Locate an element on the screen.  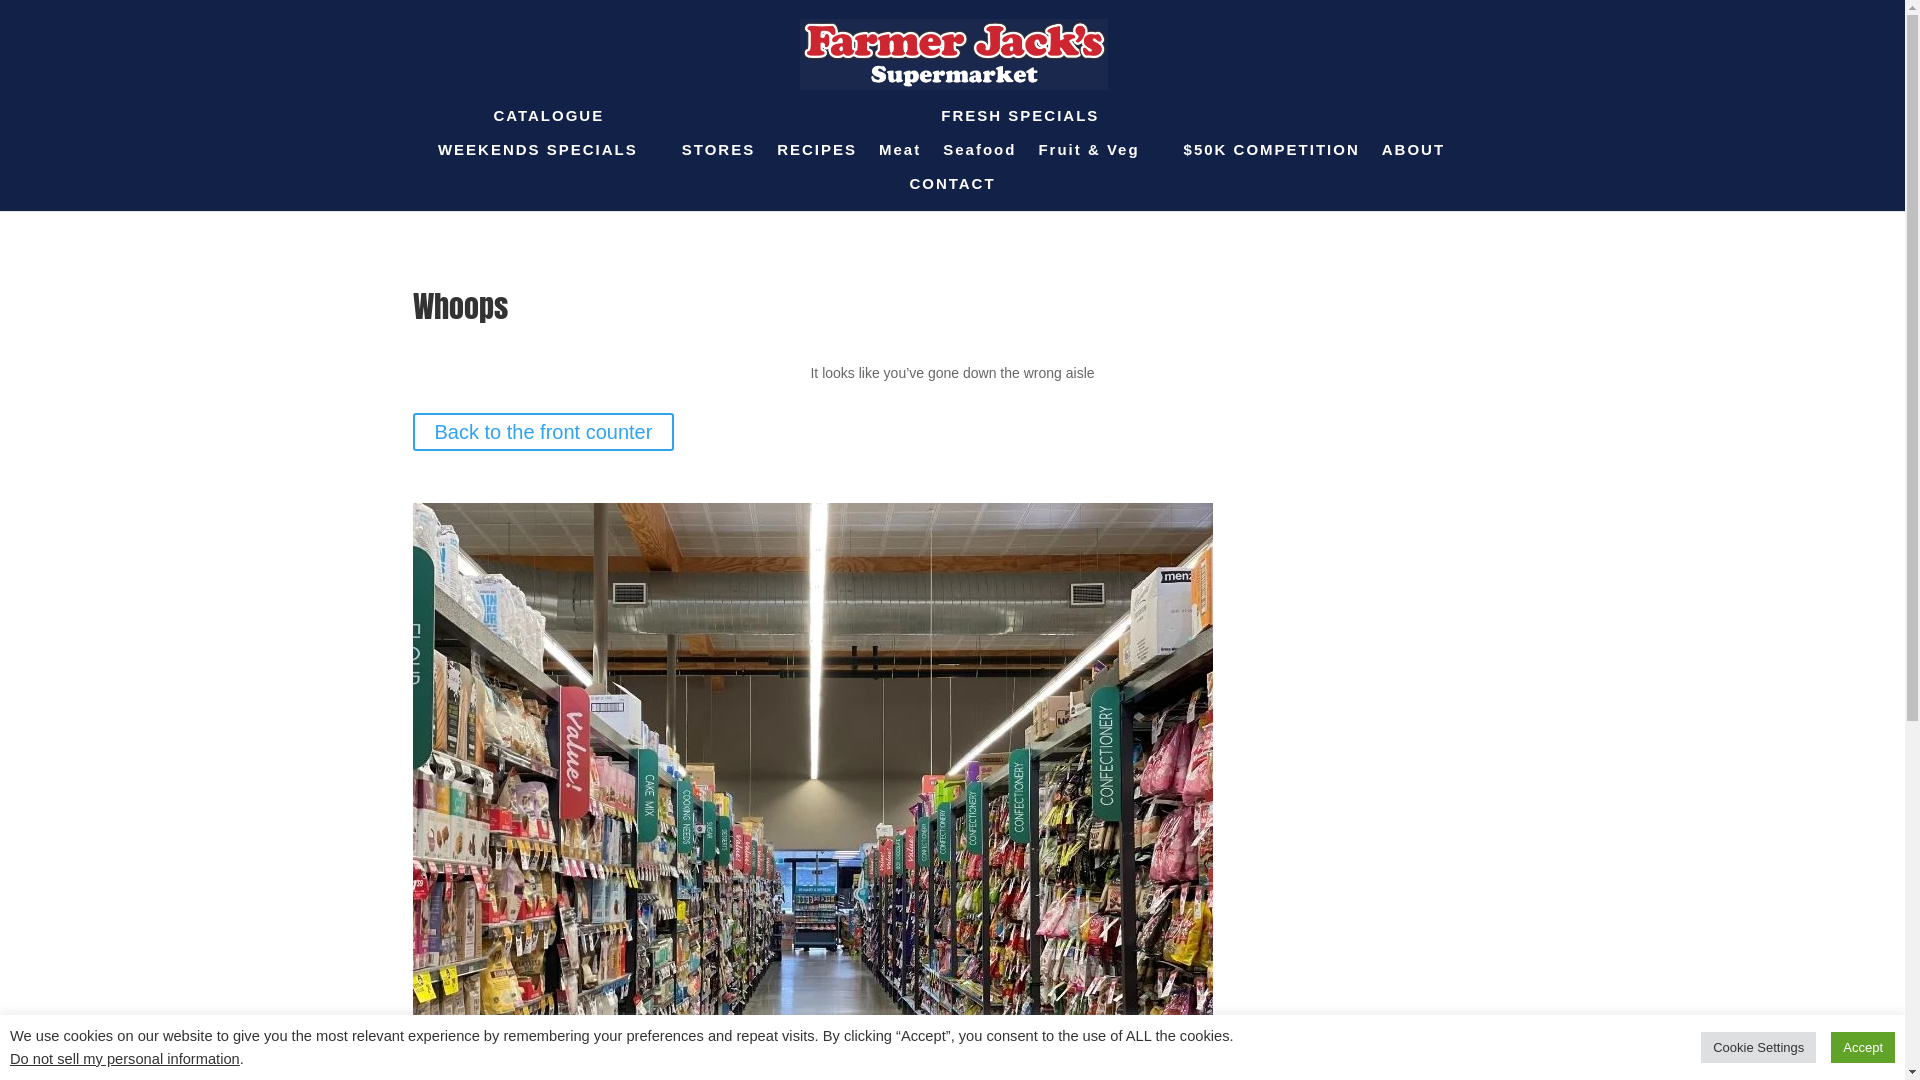
'$50K COMPETITION' is located at coordinates (1271, 158).